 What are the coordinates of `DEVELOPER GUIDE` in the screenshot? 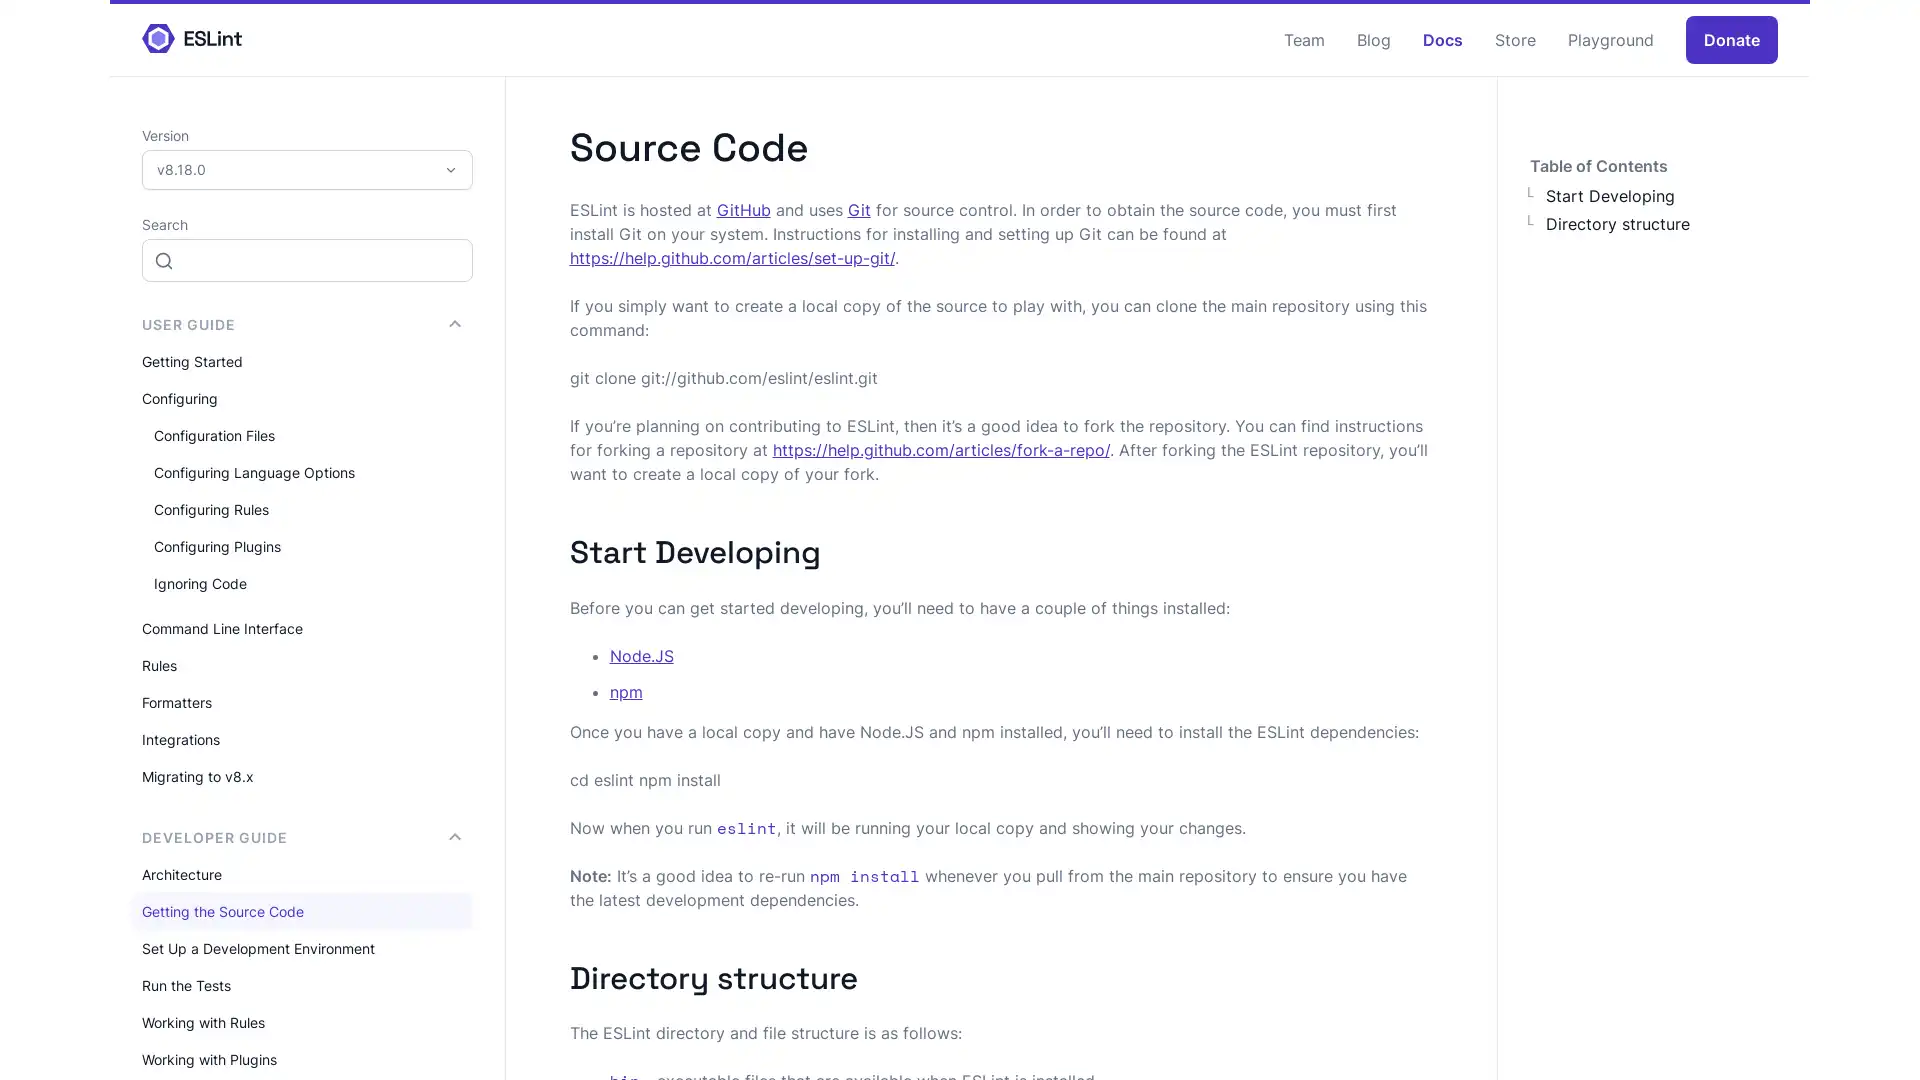 It's located at (300, 836).